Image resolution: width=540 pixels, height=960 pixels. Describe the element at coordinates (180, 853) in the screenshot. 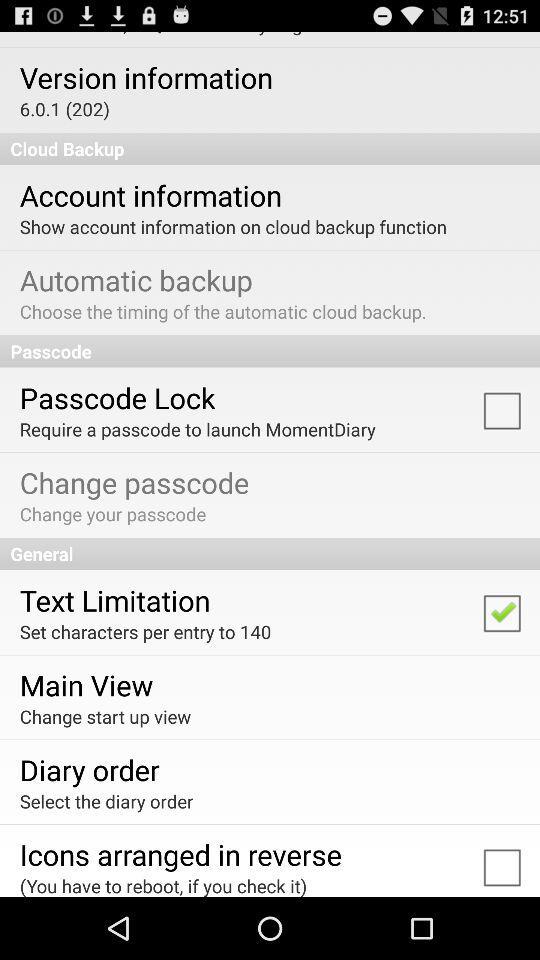

I see `the app above you have to item` at that location.